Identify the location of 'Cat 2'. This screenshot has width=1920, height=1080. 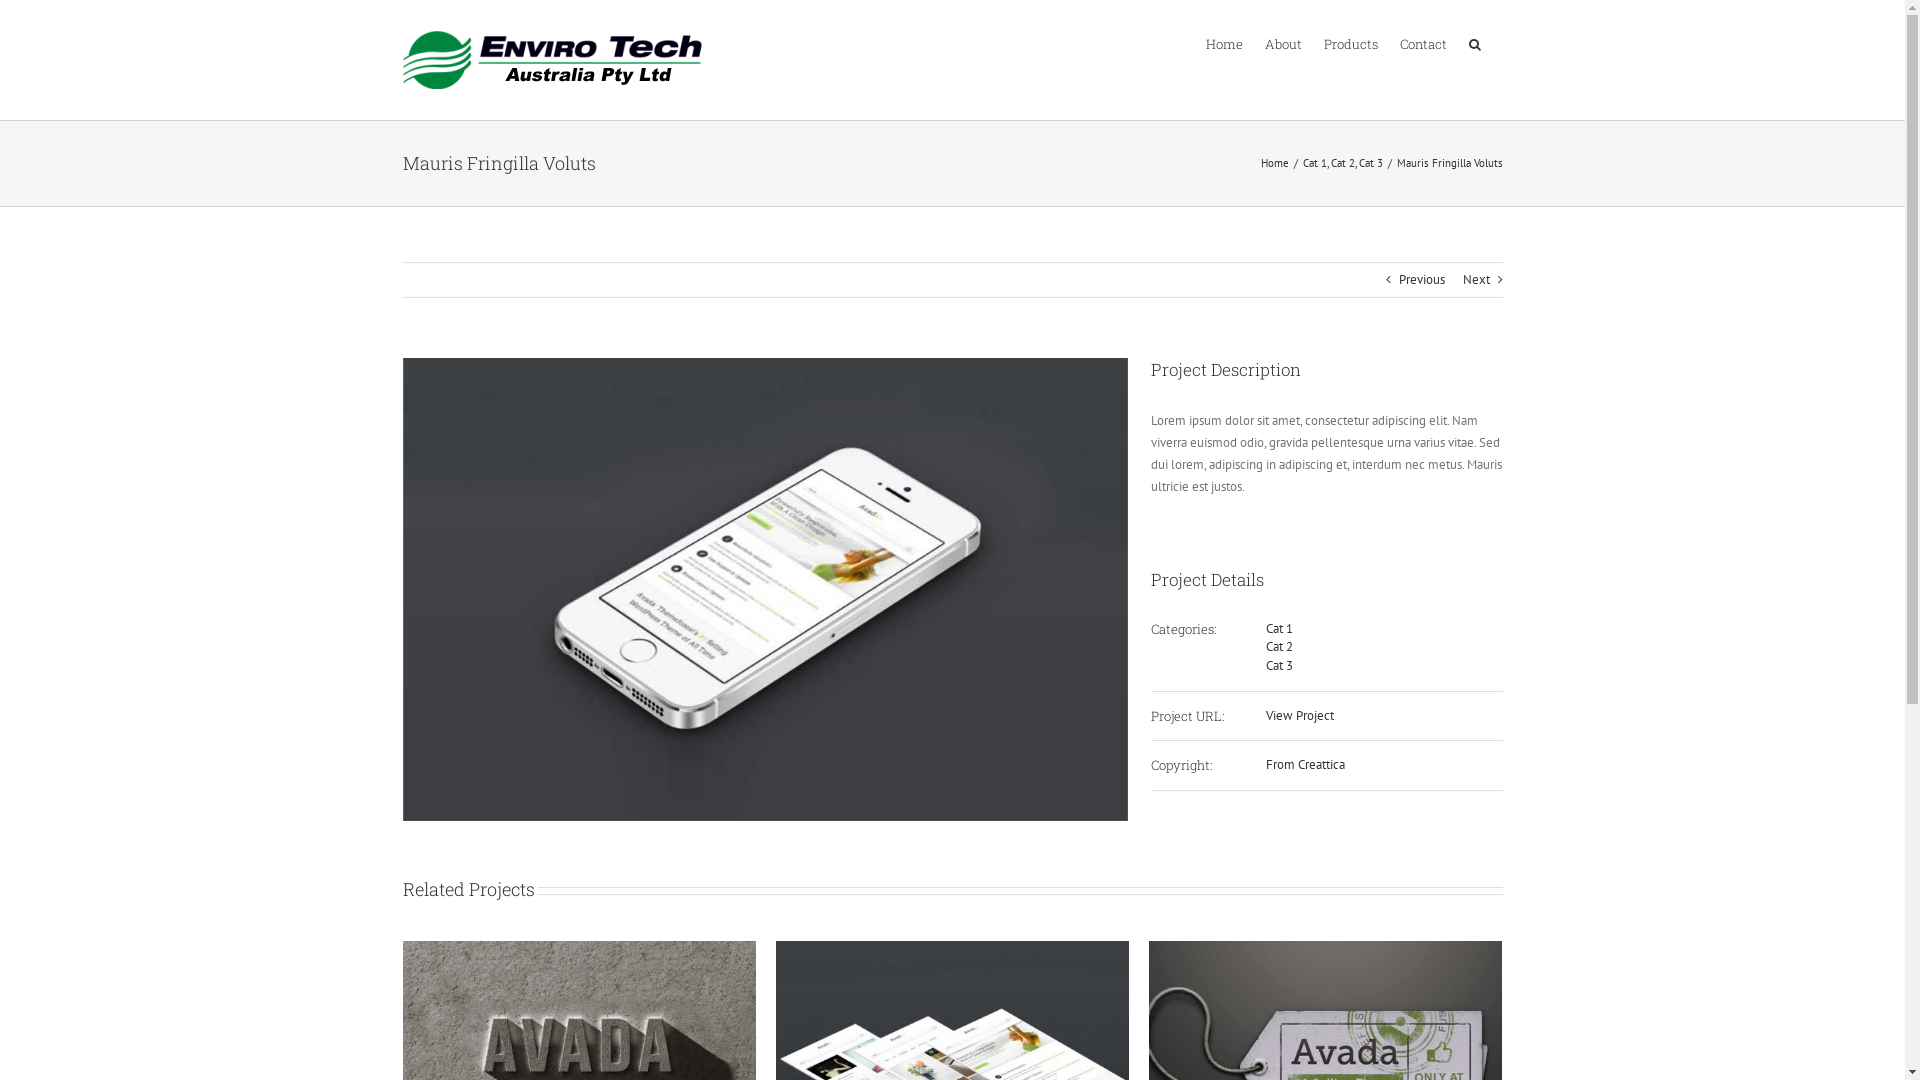
(1342, 161).